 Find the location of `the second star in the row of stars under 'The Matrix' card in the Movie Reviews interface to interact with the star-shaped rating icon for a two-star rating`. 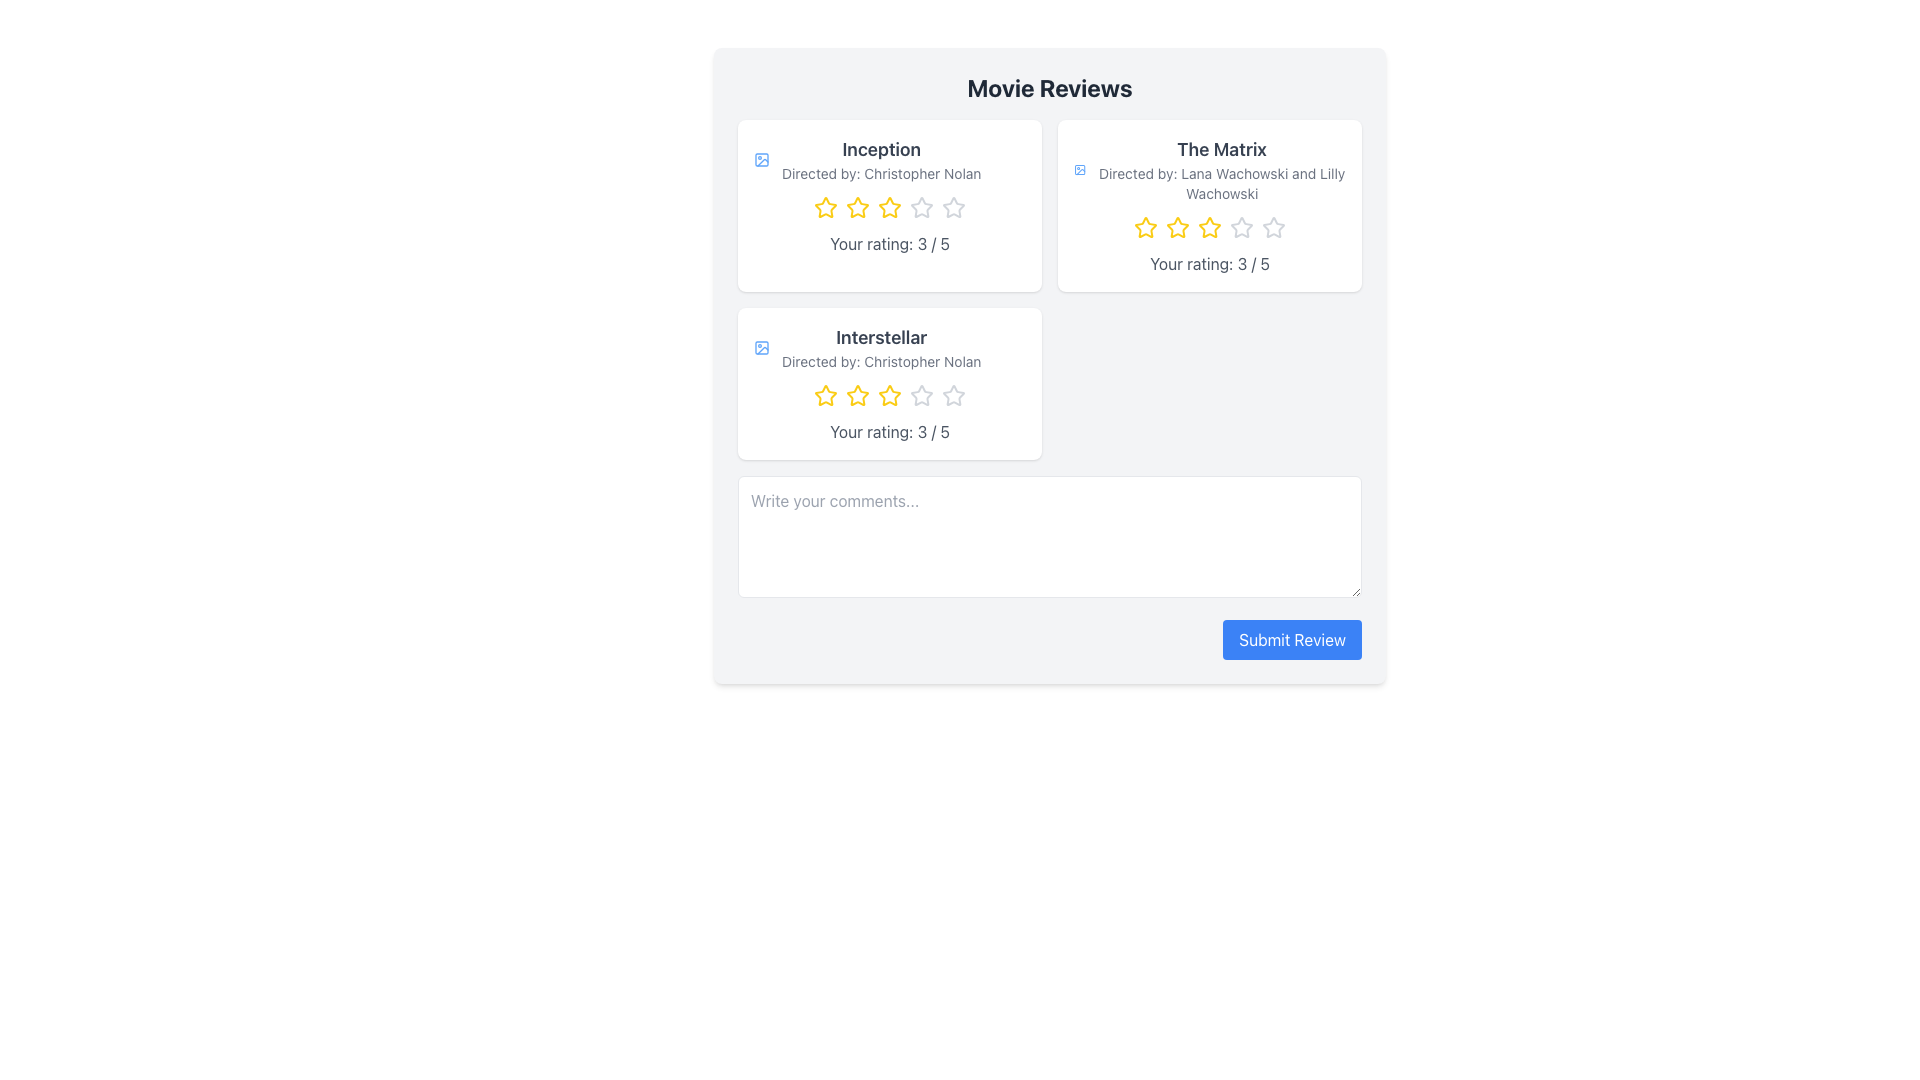

the second star in the row of stars under 'The Matrix' card in the Movie Reviews interface to interact with the star-shaped rating icon for a two-star rating is located at coordinates (1177, 226).